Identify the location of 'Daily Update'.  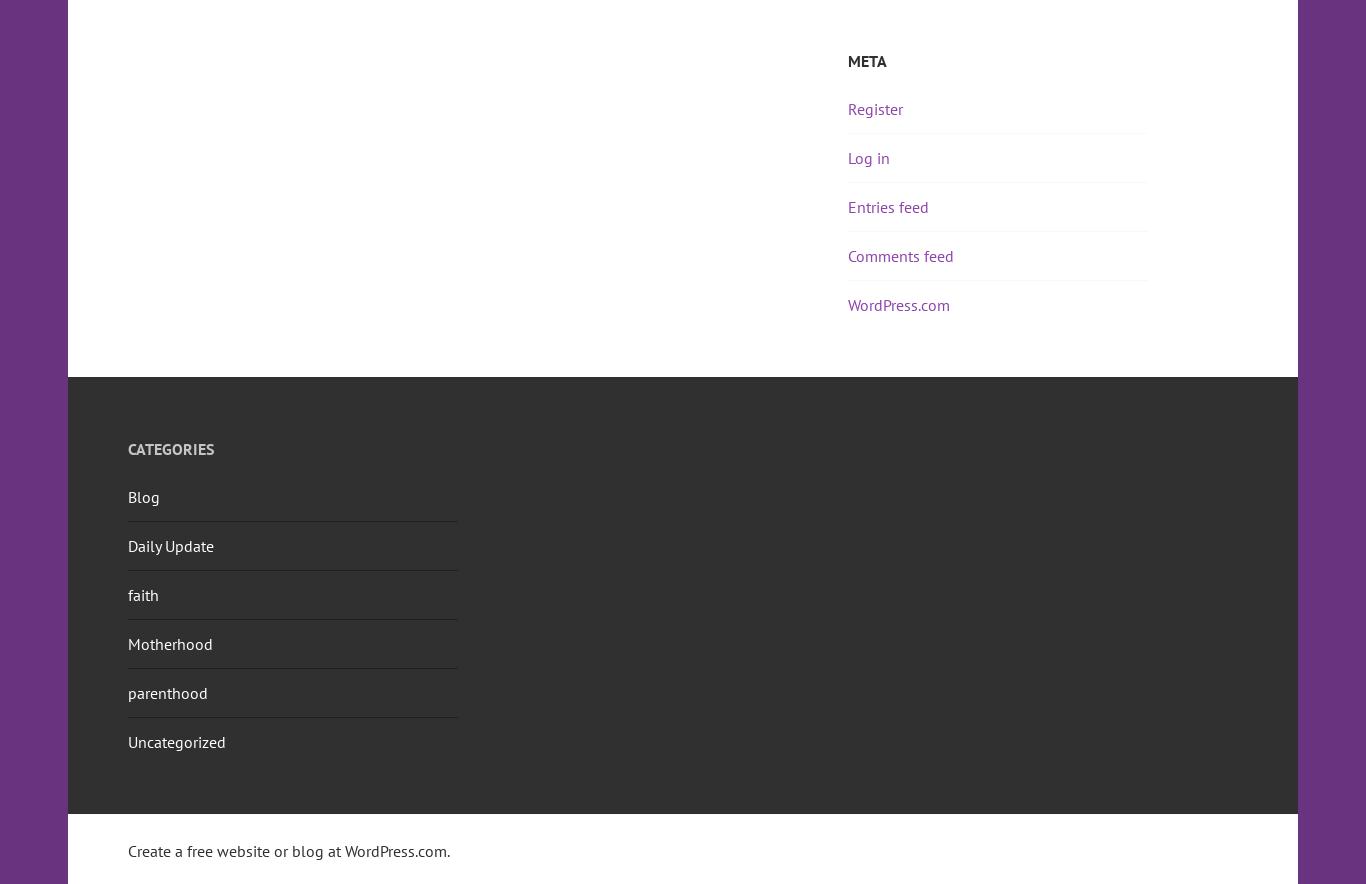
(170, 545).